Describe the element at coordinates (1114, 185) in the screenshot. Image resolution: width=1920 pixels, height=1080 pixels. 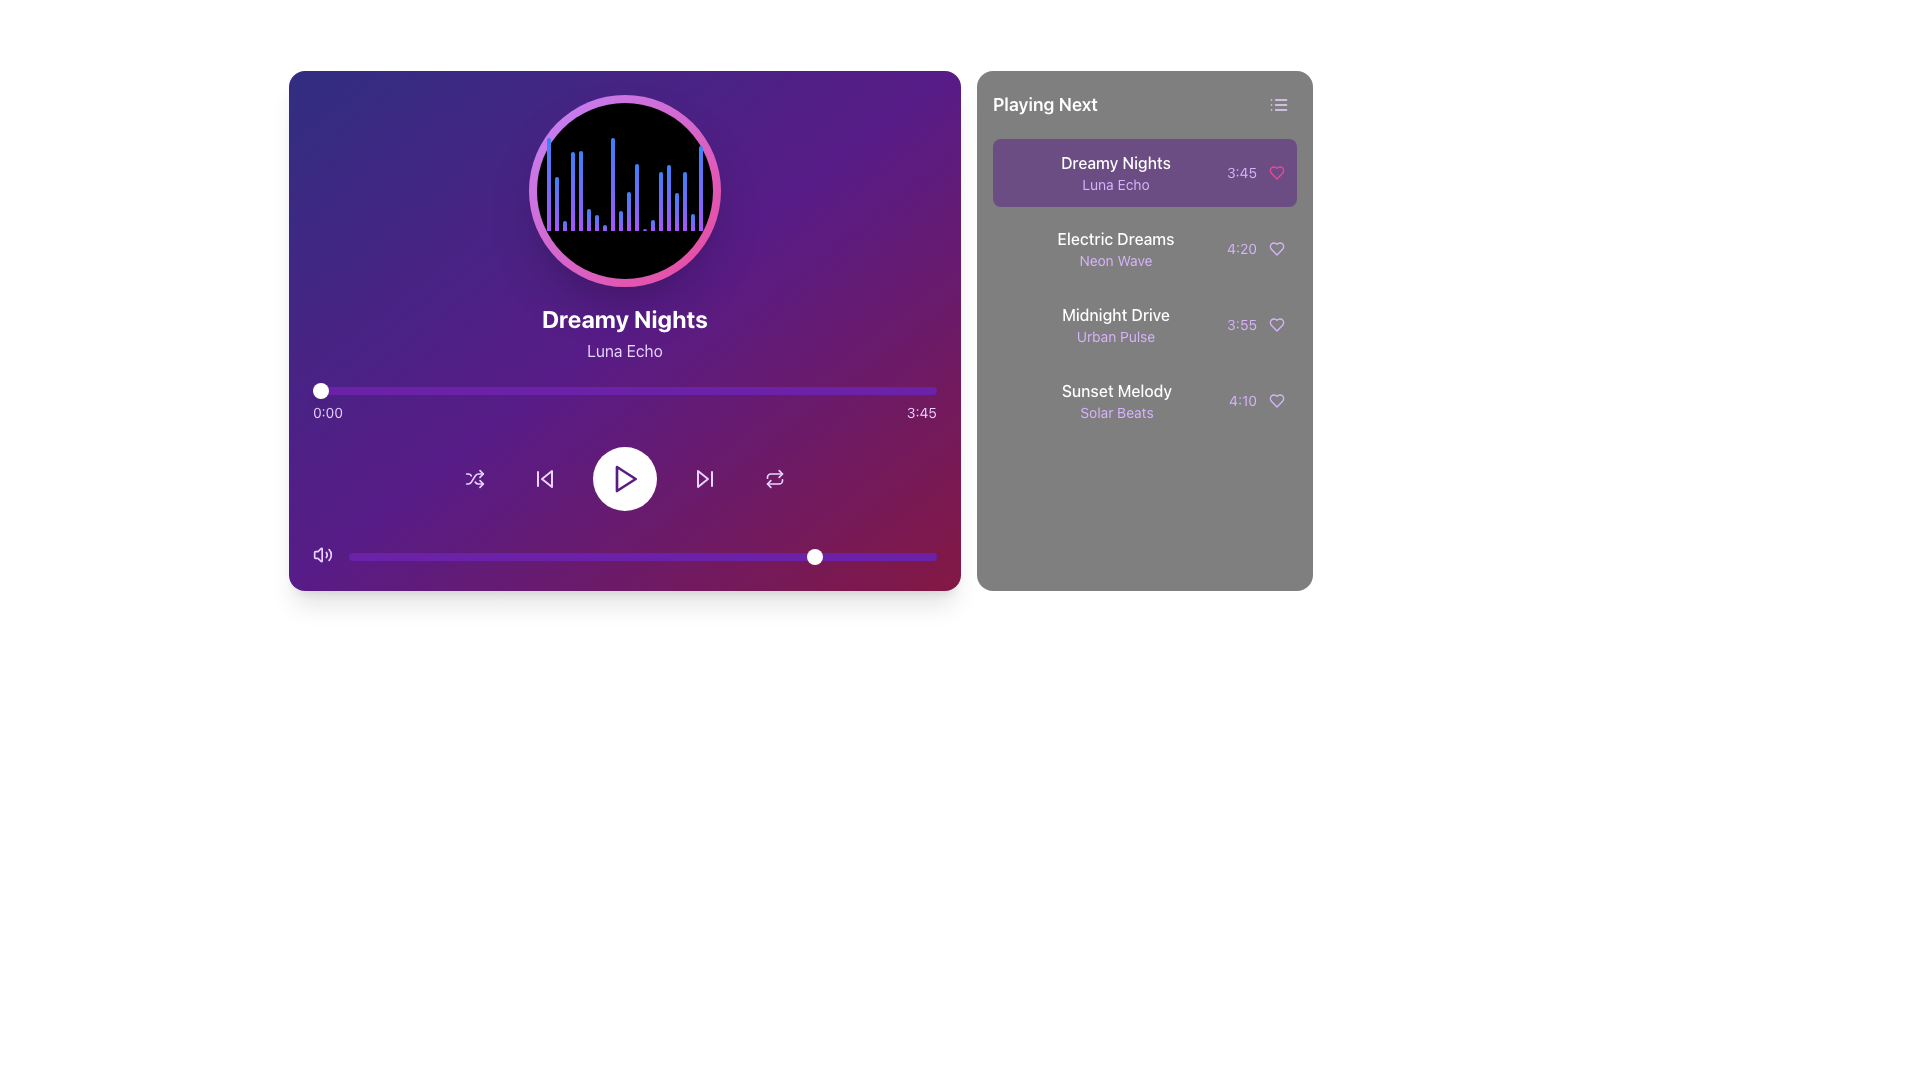
I see `the text label that displays 'Luna Echo' in light purple color, positioned underneath 'Dreamy Nights' in the sidebar` at that location.